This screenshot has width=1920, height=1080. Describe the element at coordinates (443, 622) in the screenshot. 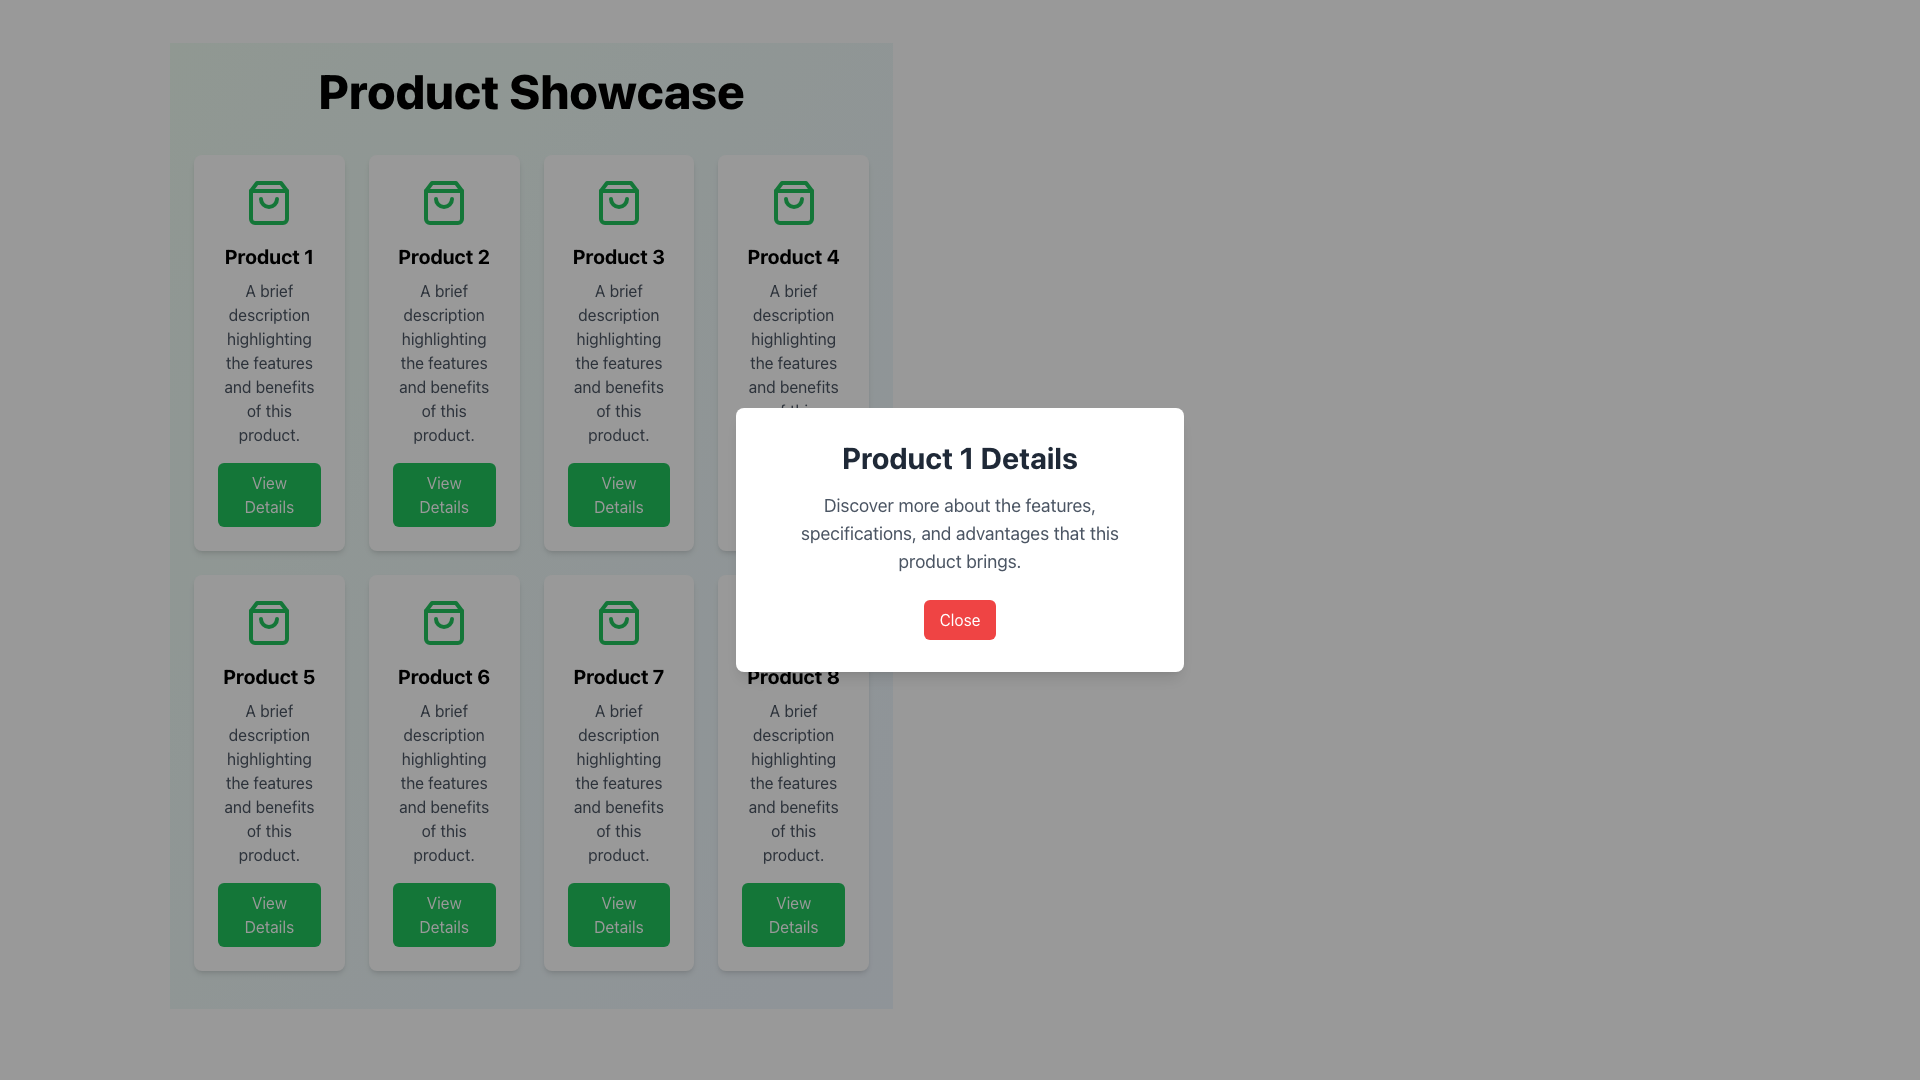

I see `the center handle of the shopping bag icon located in the 'Product 6' card, which is the second item in the second row of the product grid to provide visual feedback` at that location.